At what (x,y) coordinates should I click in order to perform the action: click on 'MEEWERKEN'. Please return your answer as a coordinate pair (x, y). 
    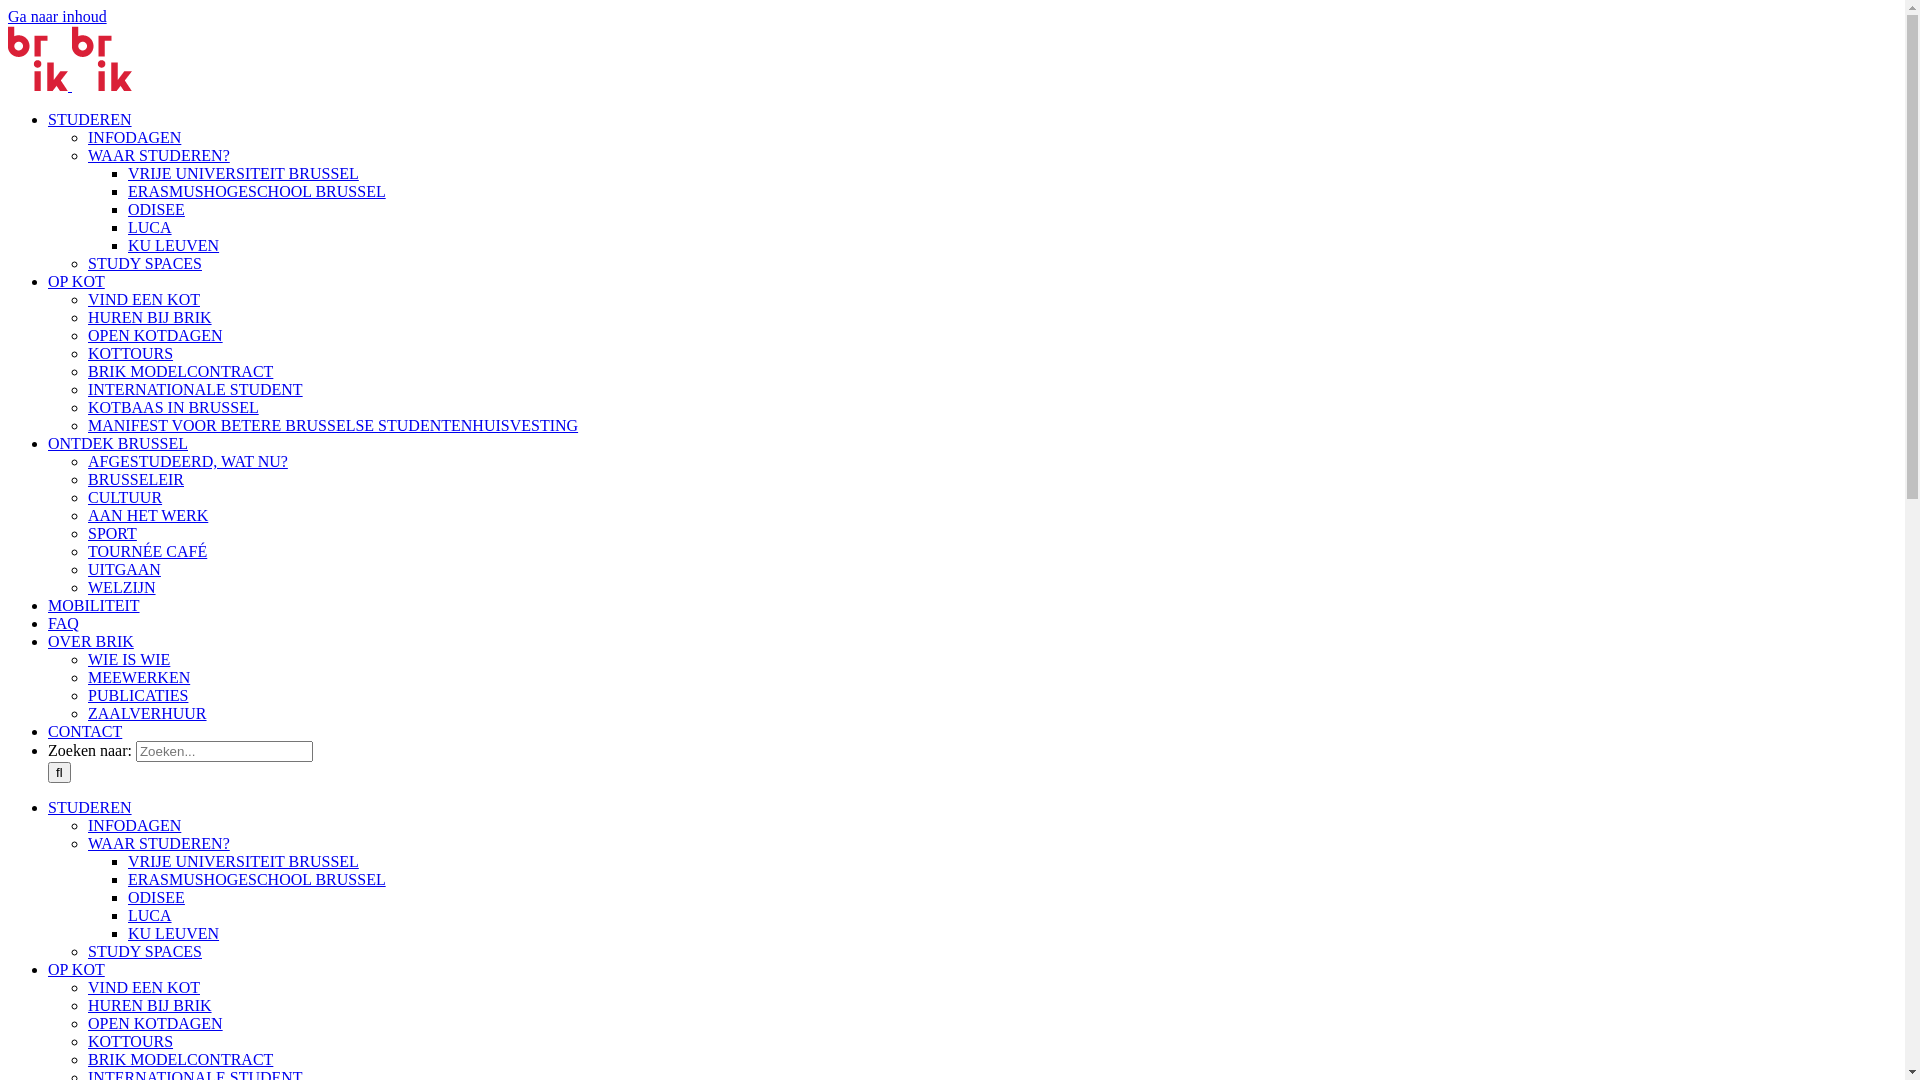
    Looking at the image, I should click on (138, 676).